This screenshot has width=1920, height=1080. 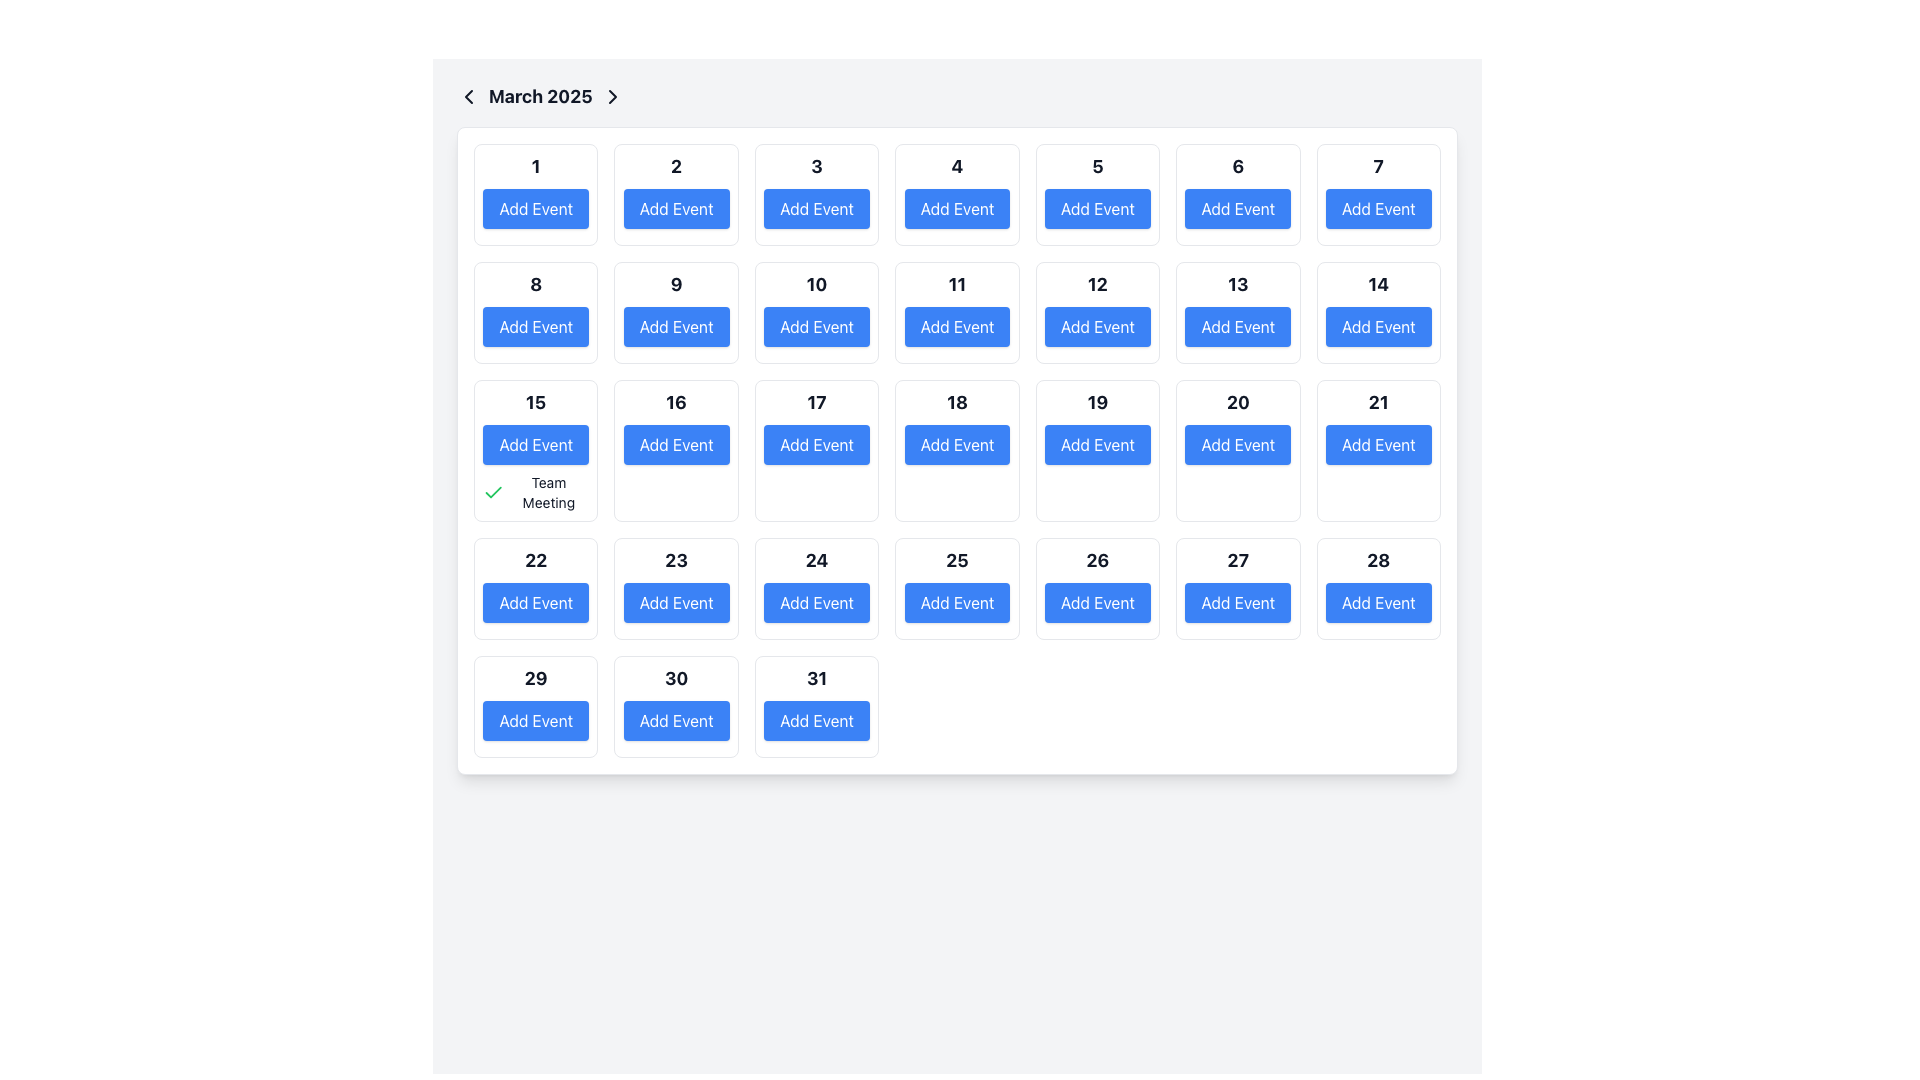 What do you see at coordinates (1377, 326) in the screenshot?
I see `the 'Add Event' button, which is a vibrant blue rectangular button with rounded corners located in the second row of the calendar grid, associated with the date '14'` at bounding box center [1377, 326].